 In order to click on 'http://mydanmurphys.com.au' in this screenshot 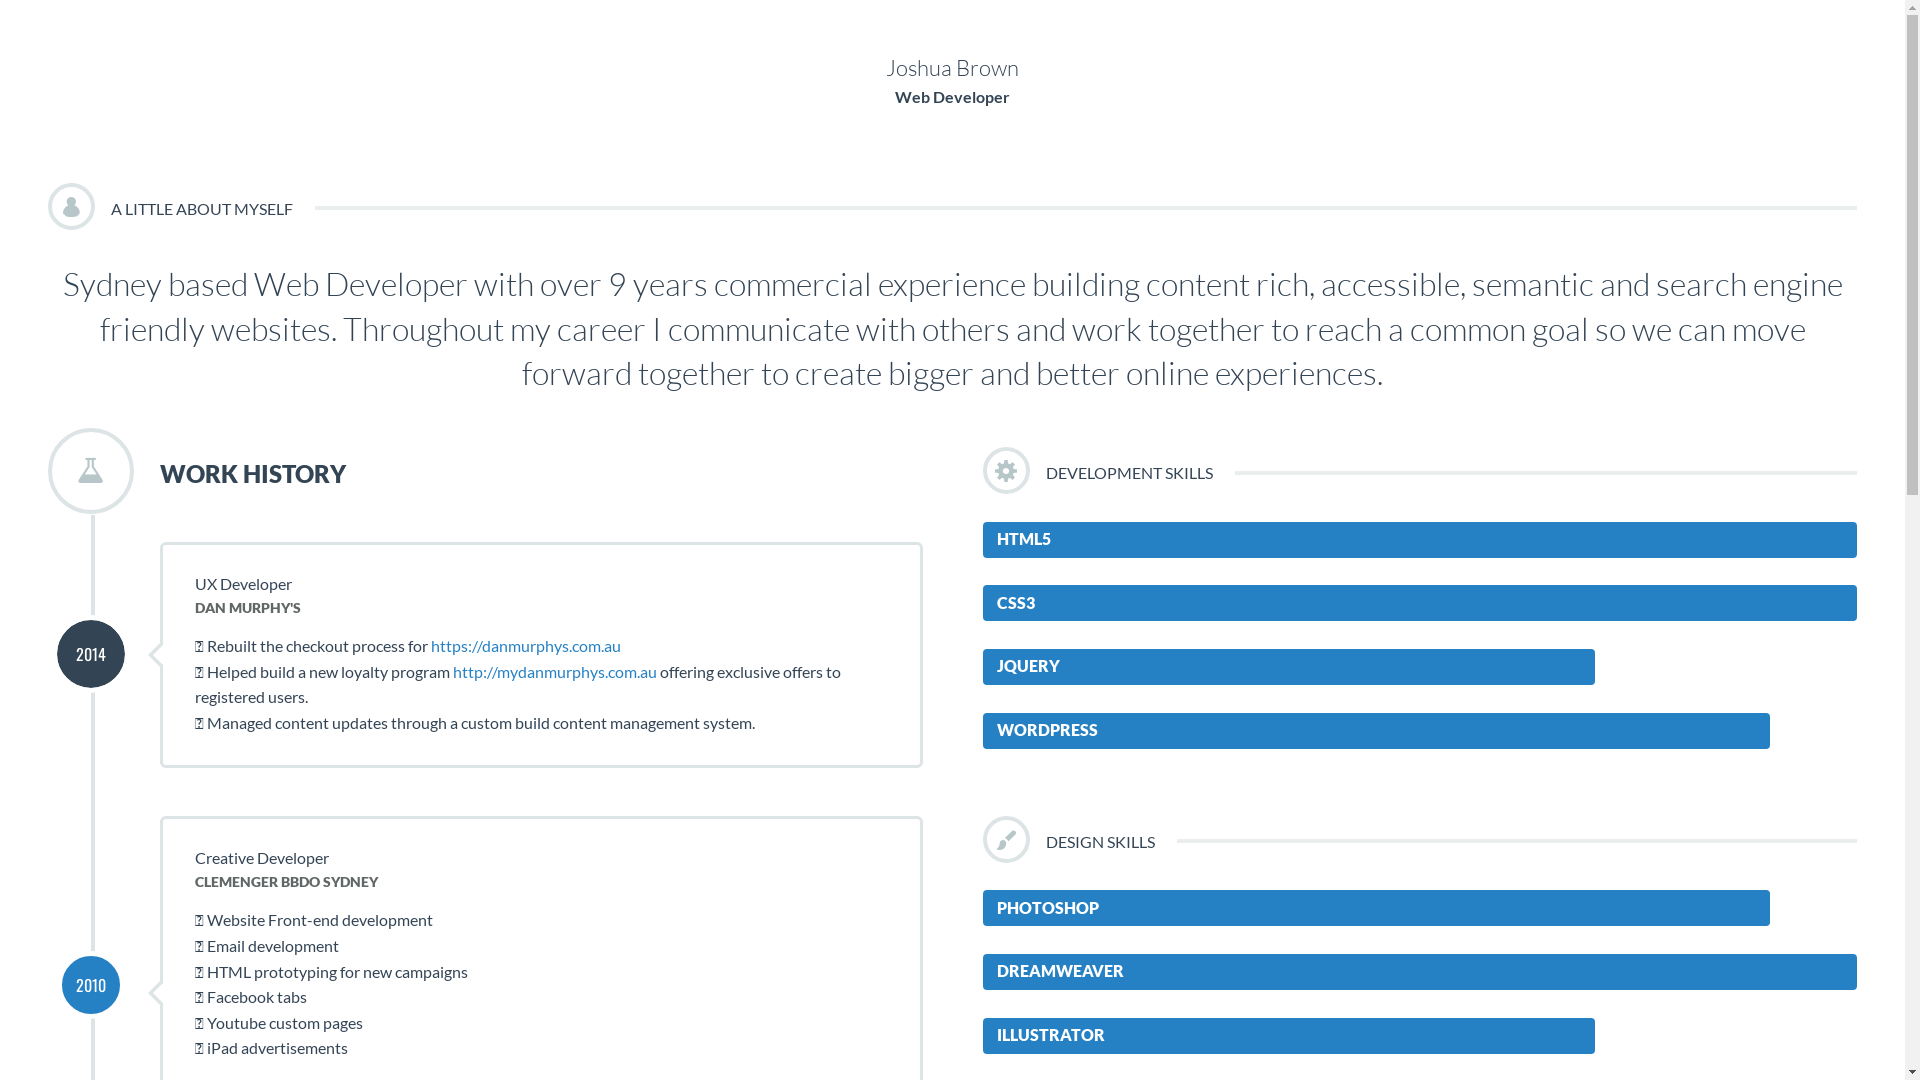, I will do `click(555, 671)`.